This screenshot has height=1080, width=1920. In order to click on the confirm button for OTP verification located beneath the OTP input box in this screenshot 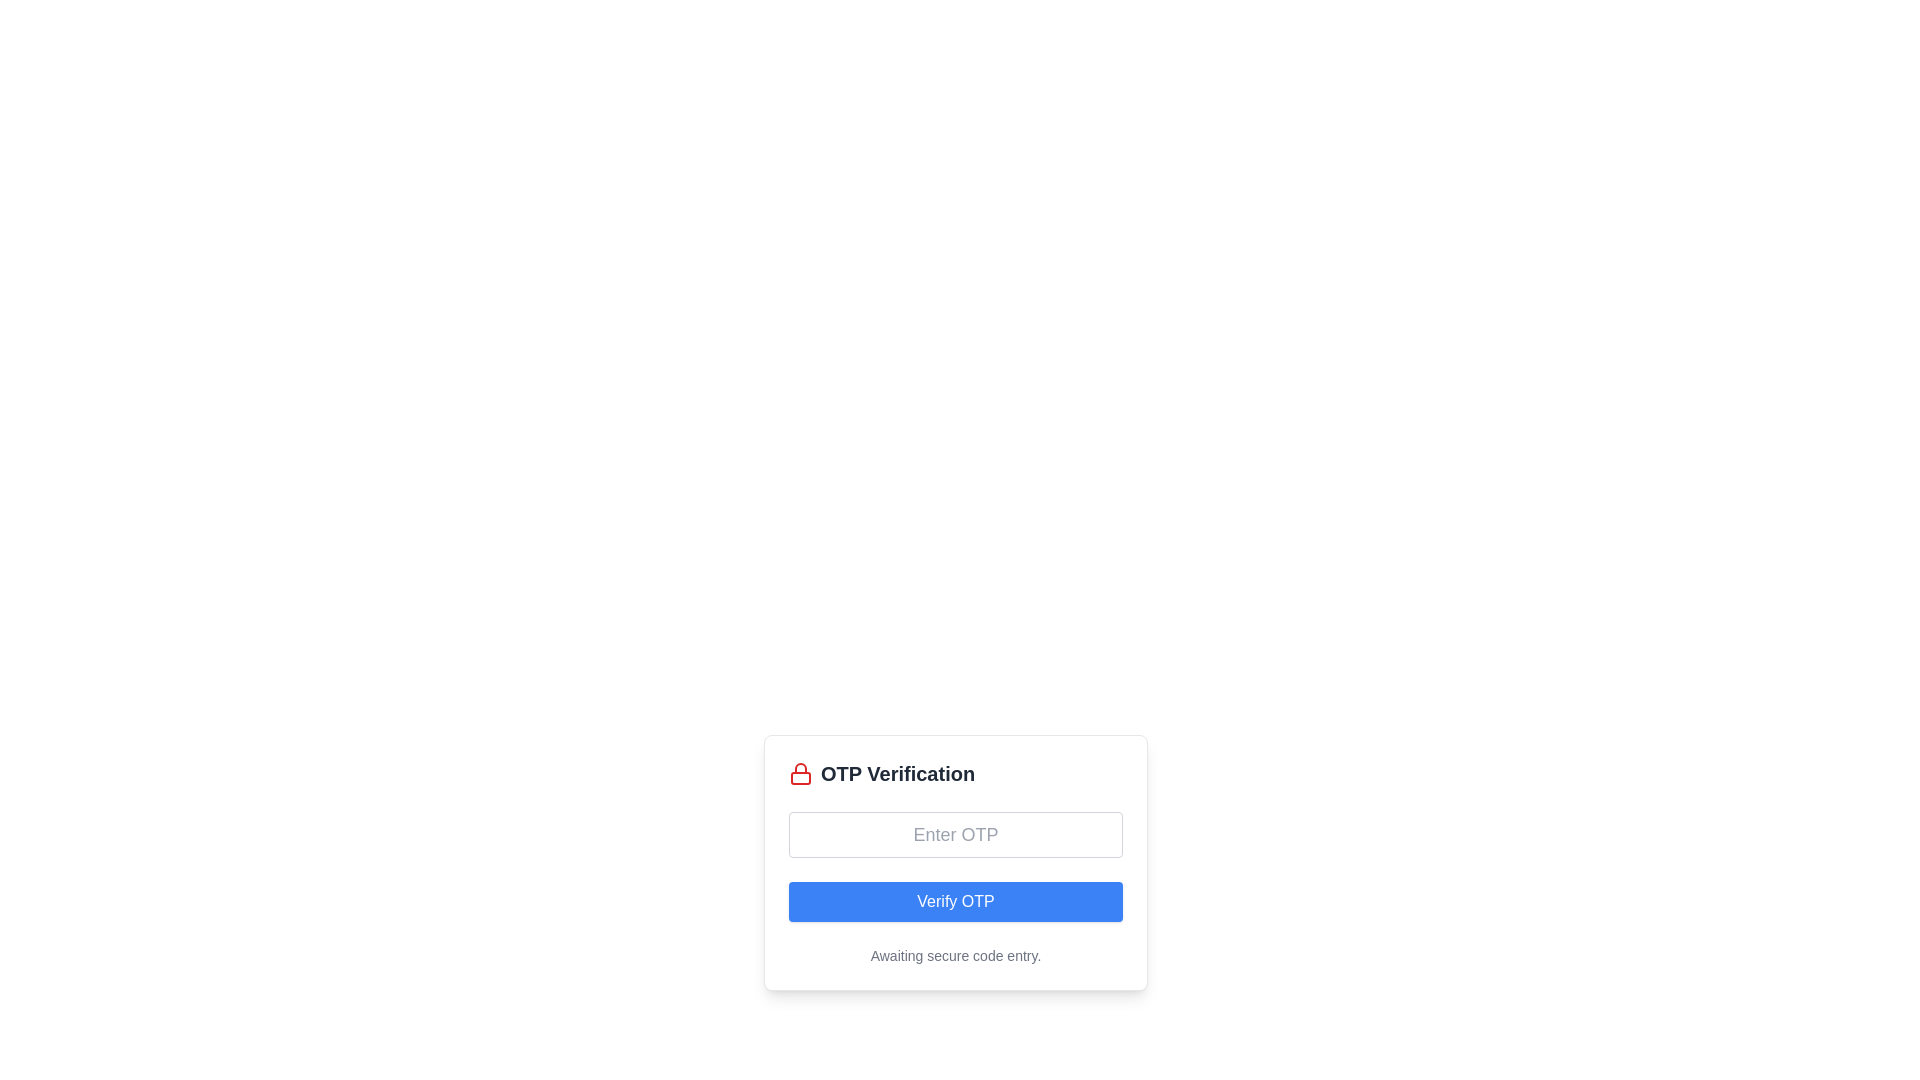, I will do `click(954, 902)`.